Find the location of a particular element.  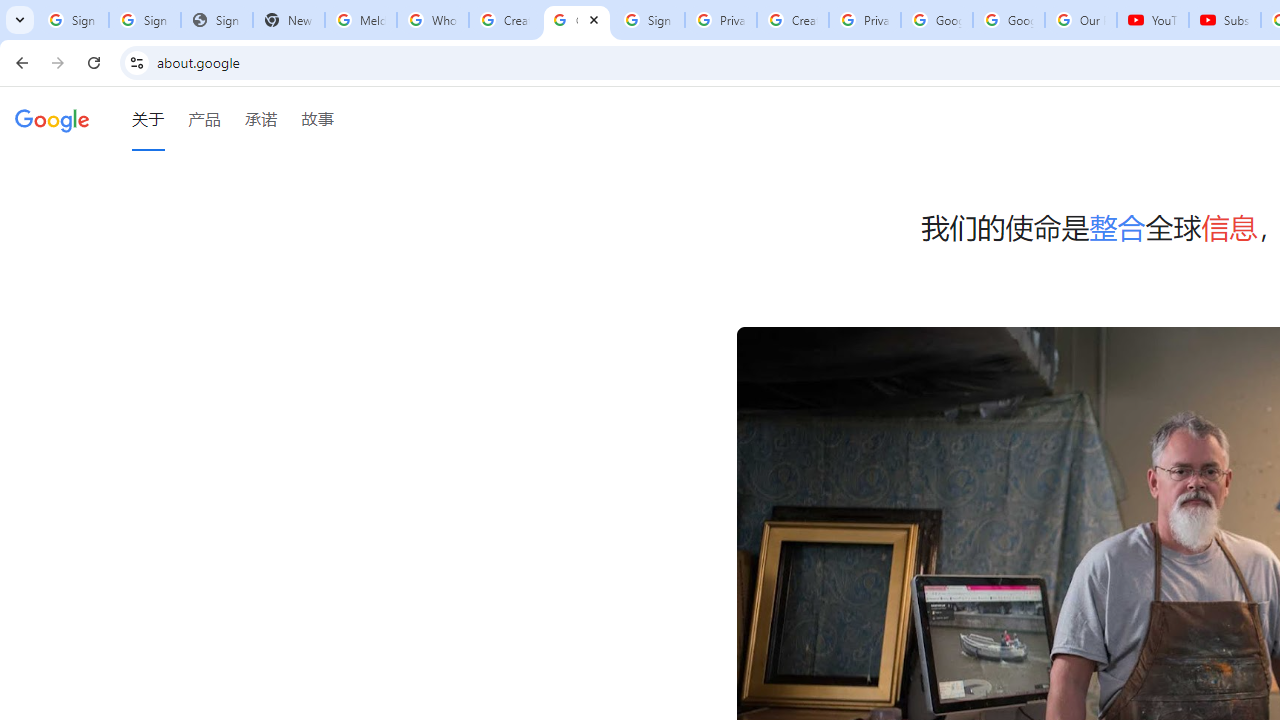

'New Tab' is located at coordinates (288, 20).